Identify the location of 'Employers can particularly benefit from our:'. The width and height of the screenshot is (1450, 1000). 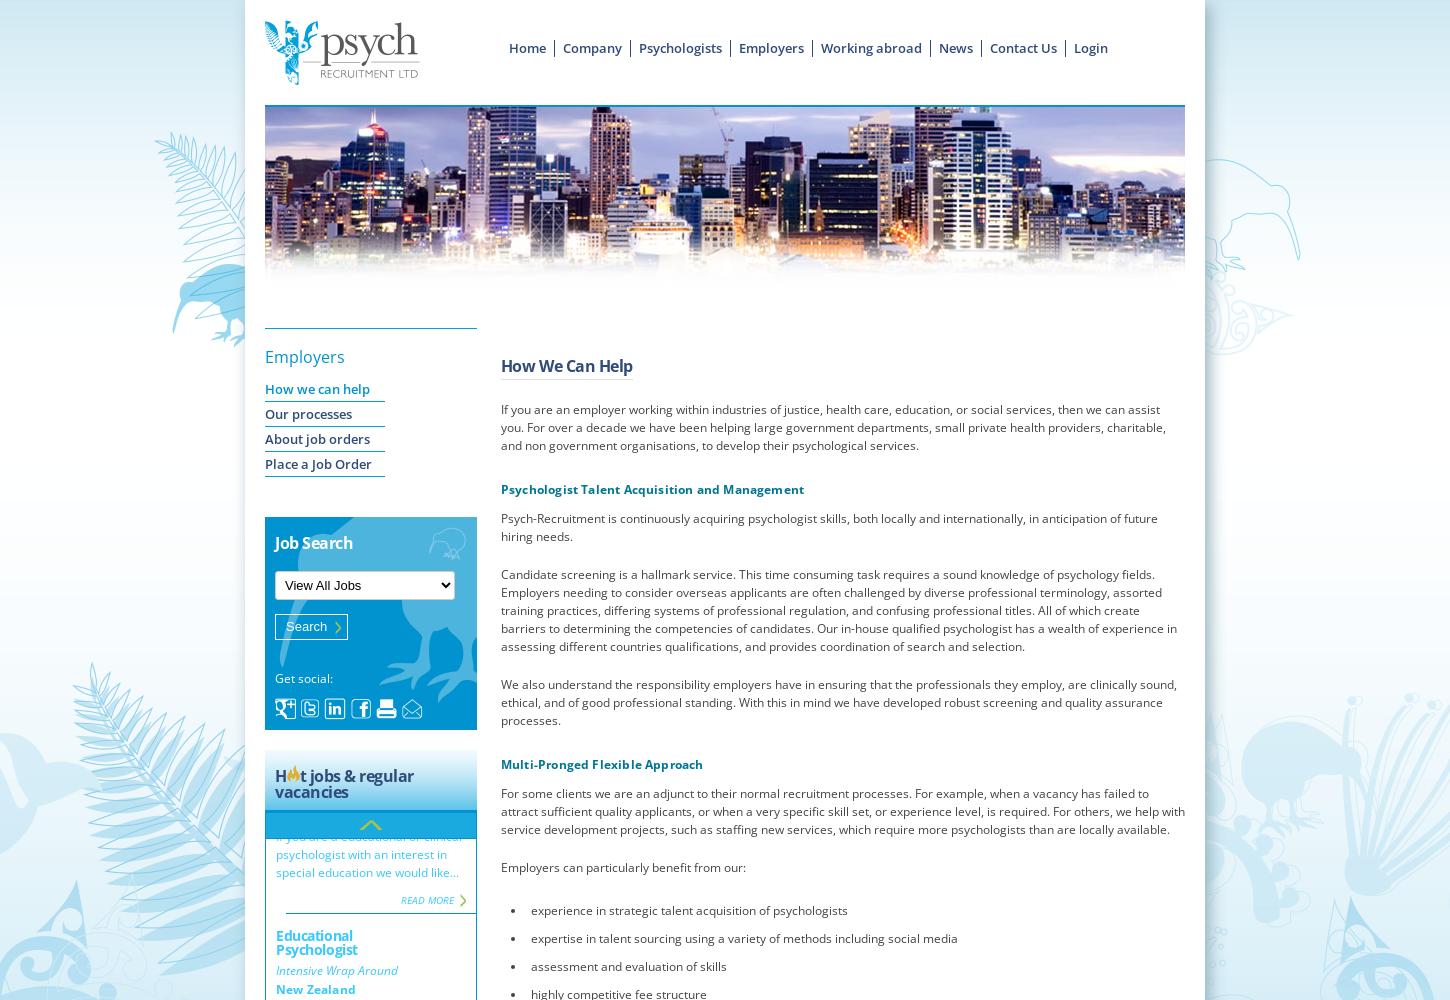
(621, 866).